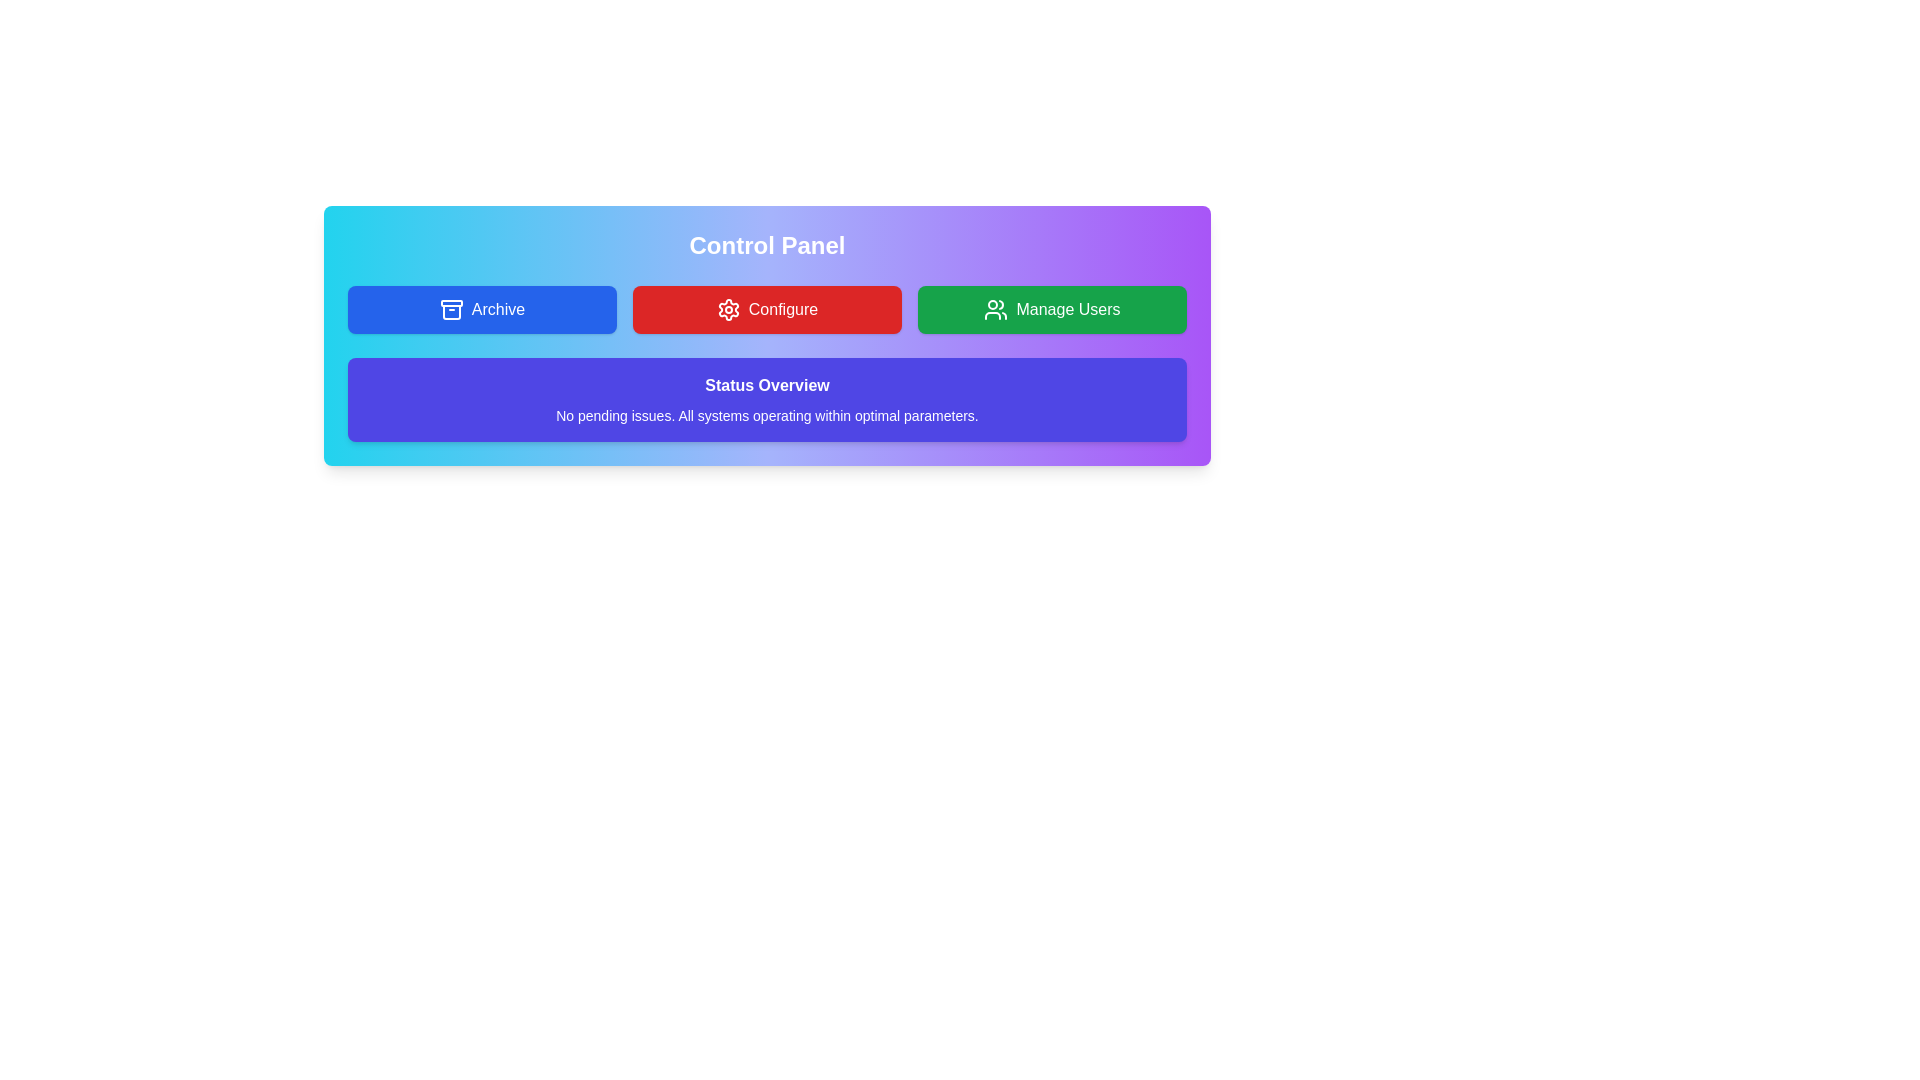 The width and height of the screenshot is (1920, 1080). Describe the element at coordinates (727, 309) in the screenshot. I see `the gear icon with a red background located within the 'Configure' button for visual feedback` at that location.